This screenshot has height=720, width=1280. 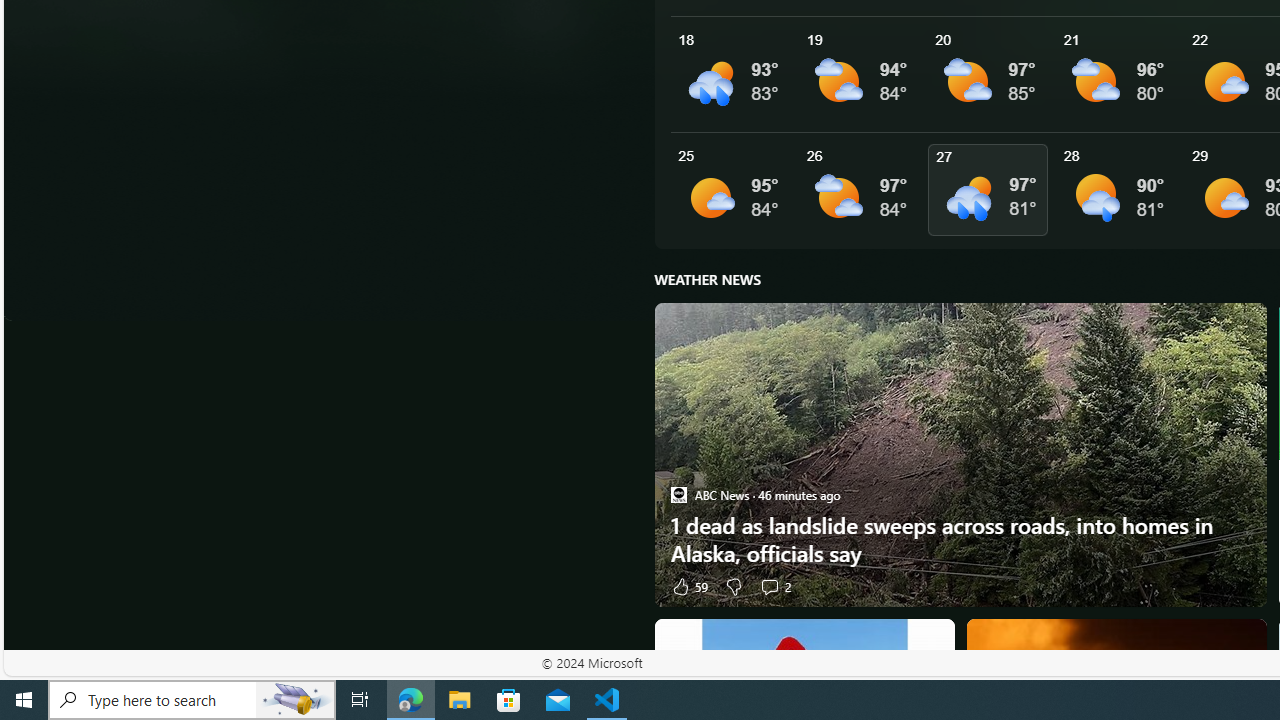 What do you see at coordinates (768, 585) in the screenshot?
I see `'View comments 2 Comment'` at bounding box center [768, 585].